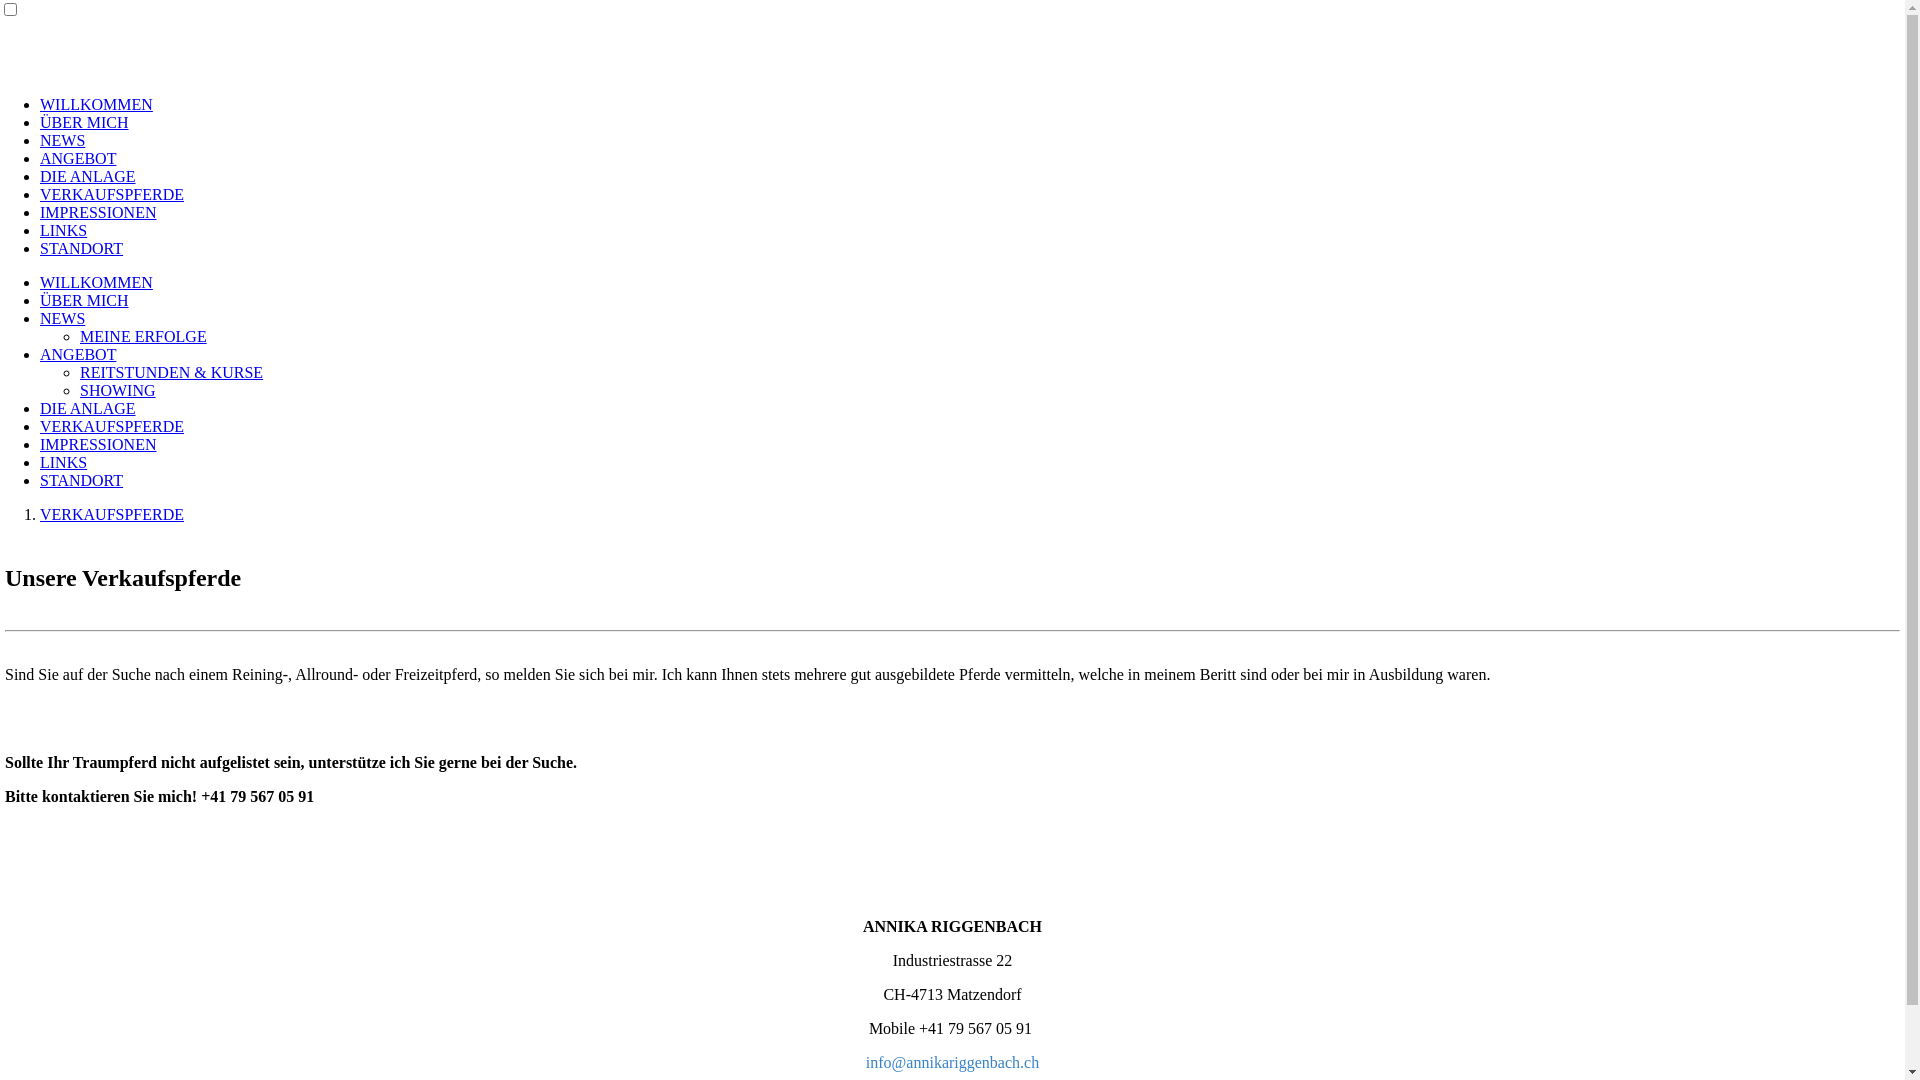 Image resolution: width=1920 pixels, height=1080 pixels. I want to click on 'SHOWING', so click(117, 390).